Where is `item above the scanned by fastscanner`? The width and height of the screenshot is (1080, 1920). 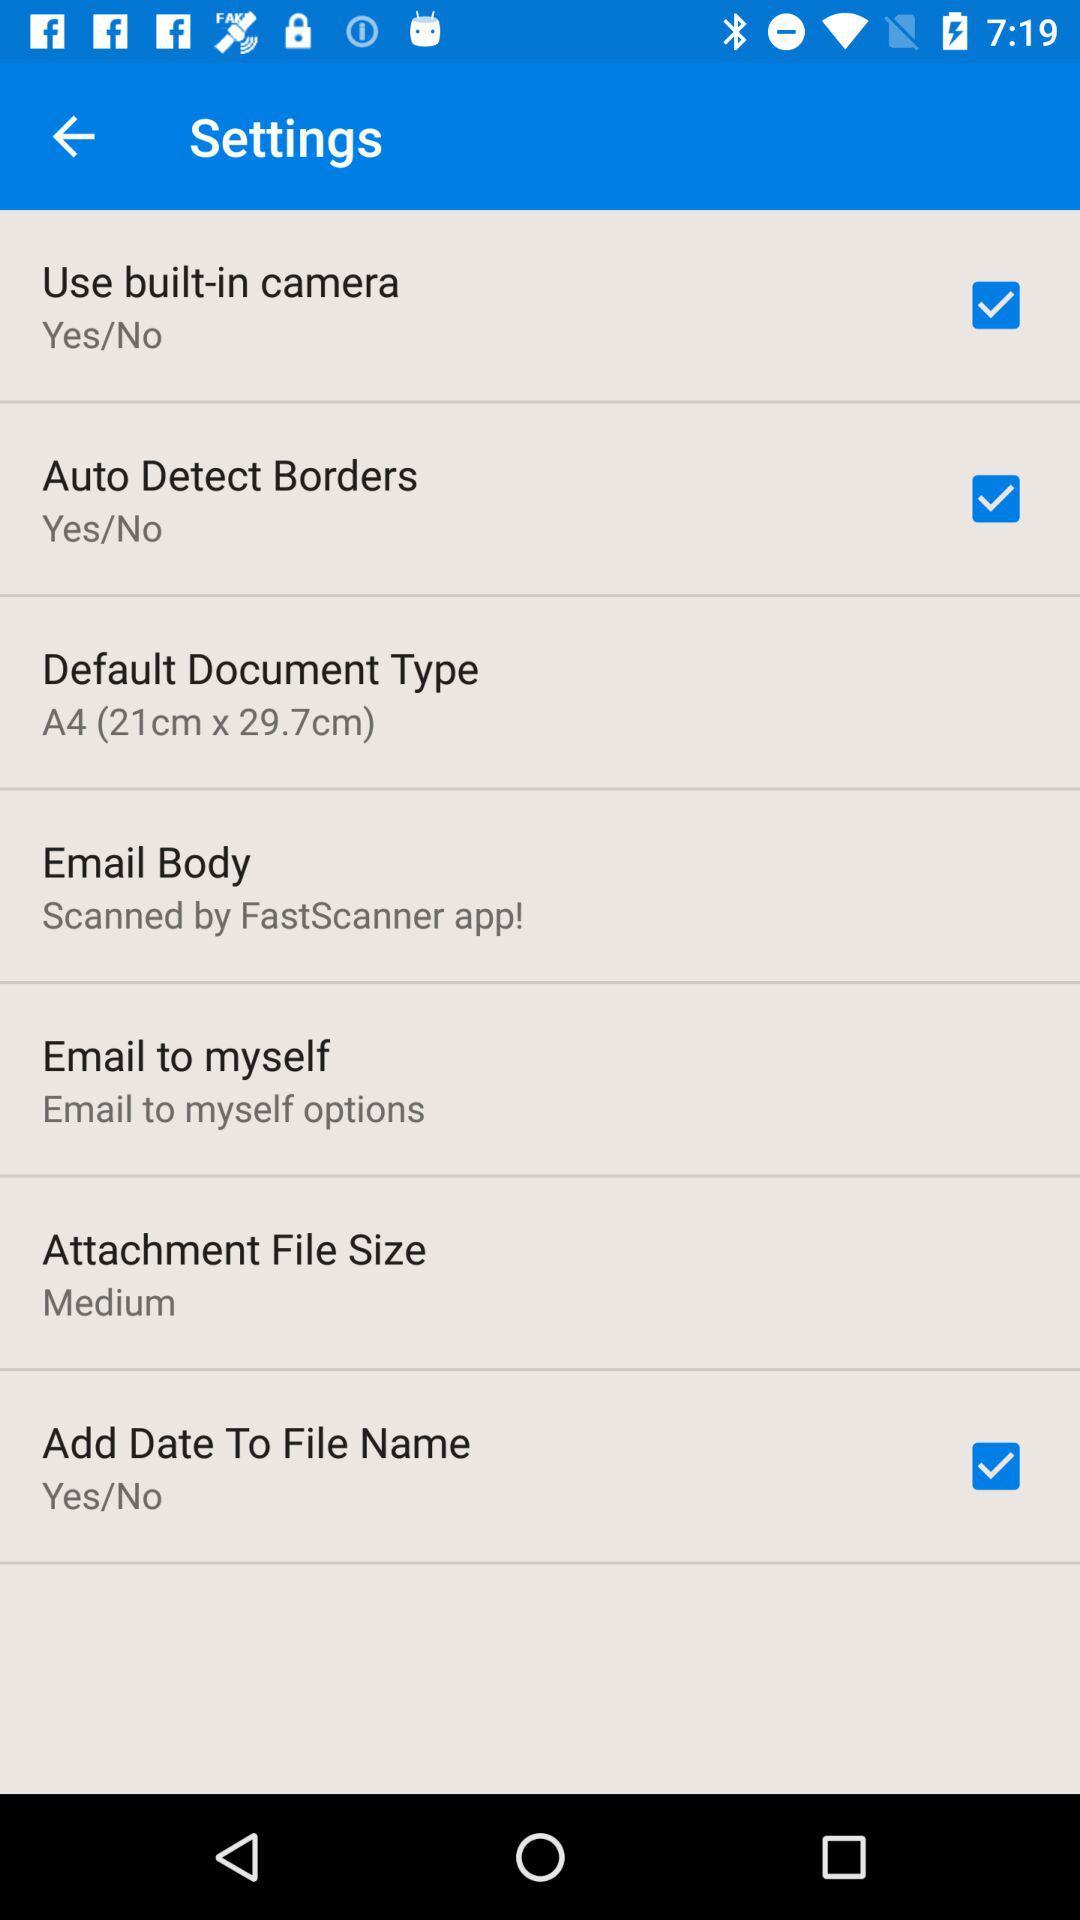
item above the scanned by fastscanner is located at coordinates (145, 860).